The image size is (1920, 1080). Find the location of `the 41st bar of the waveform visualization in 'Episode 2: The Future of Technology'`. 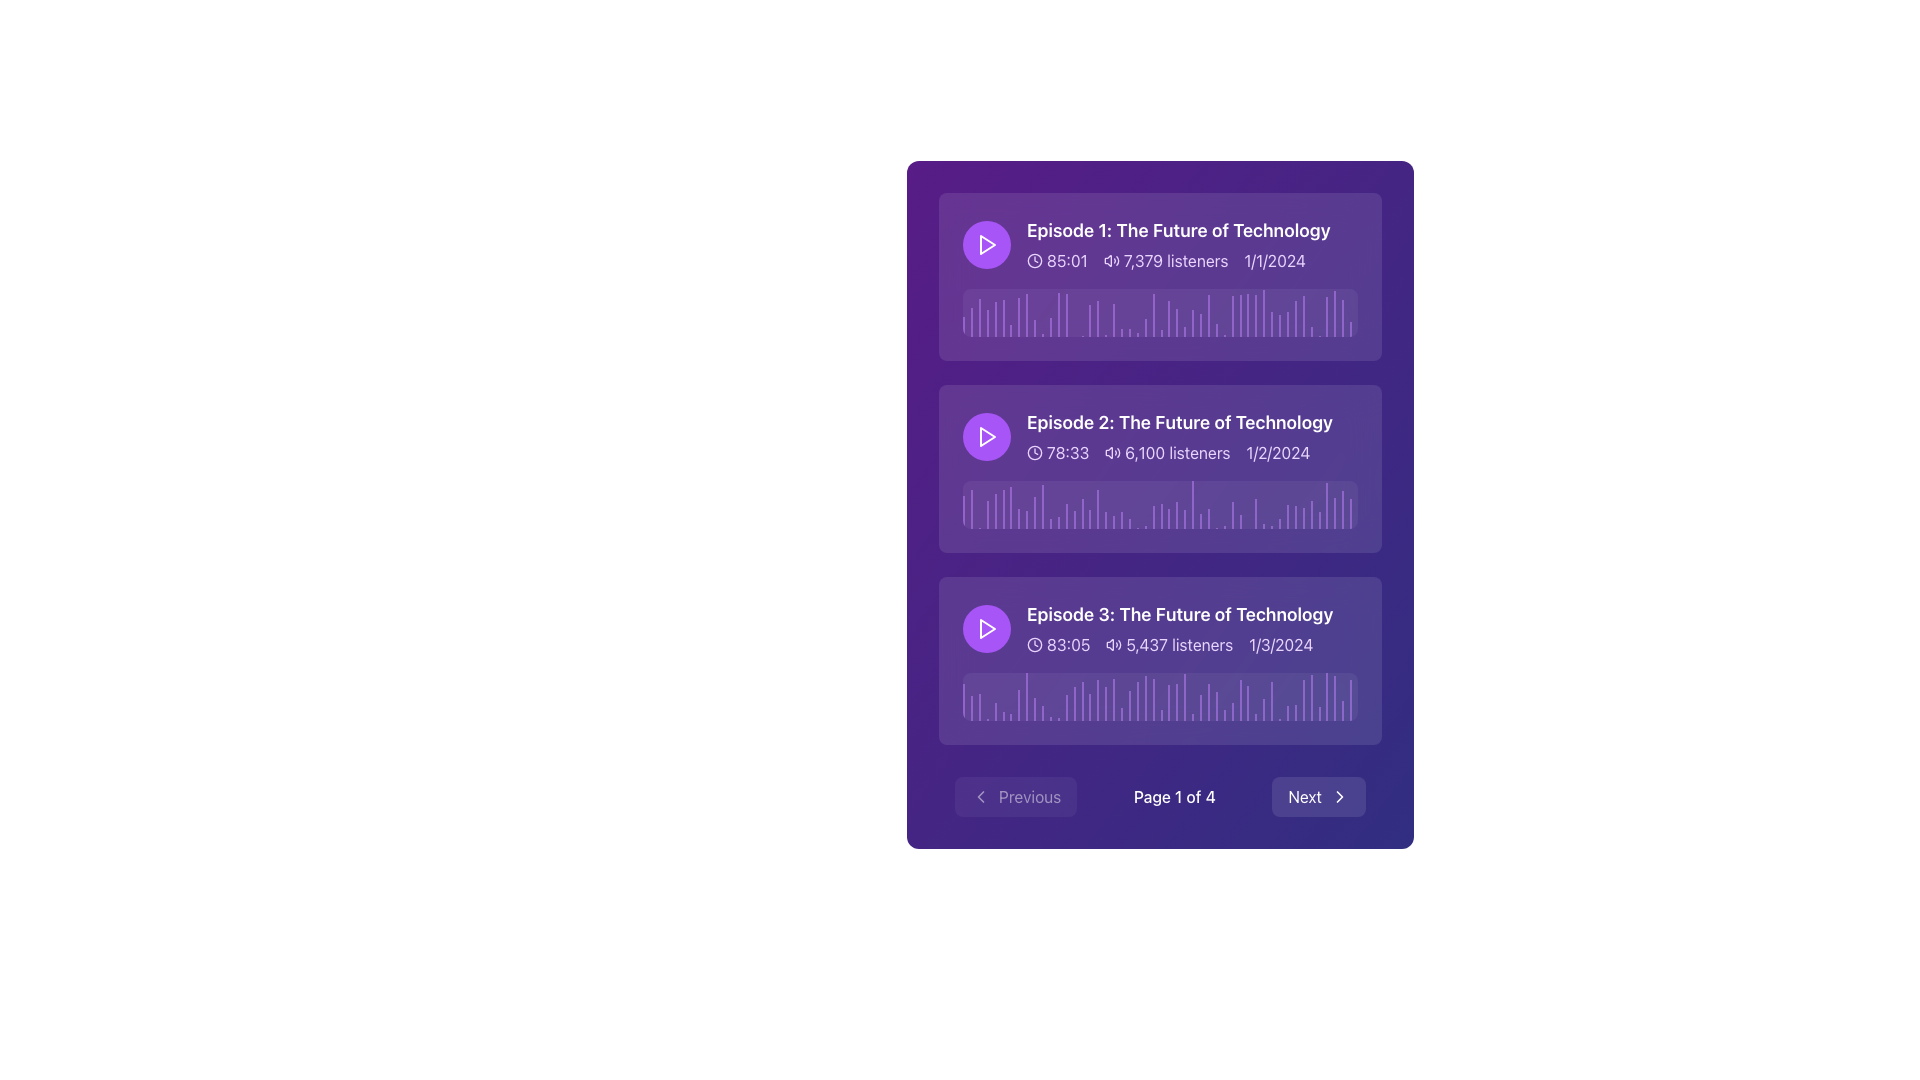

the 41st bar of the waveform visualization in 'Episode 2: The Future of Technology' is located at coordinates (1287, 516).